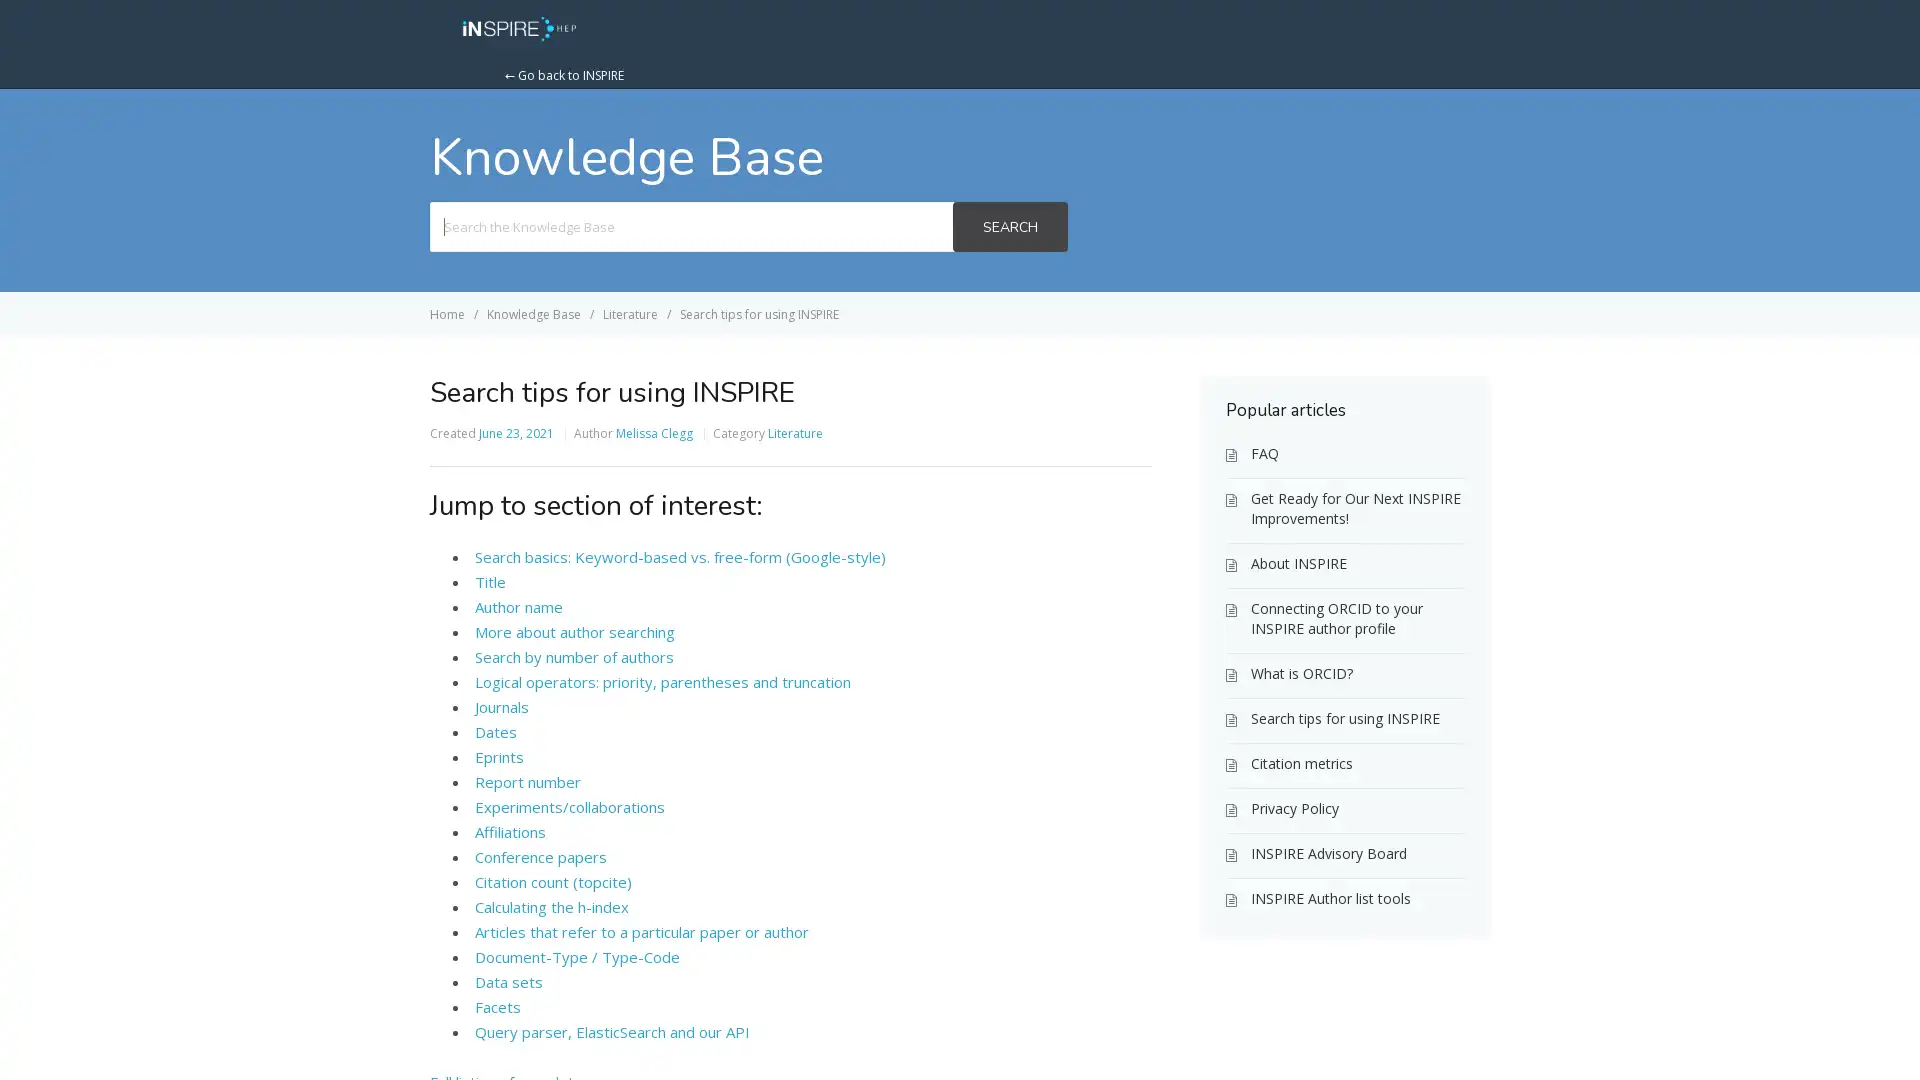 The height and width of the screenshot is (1080, 1920). I want to click on SEARCH, so click(1009, 226).